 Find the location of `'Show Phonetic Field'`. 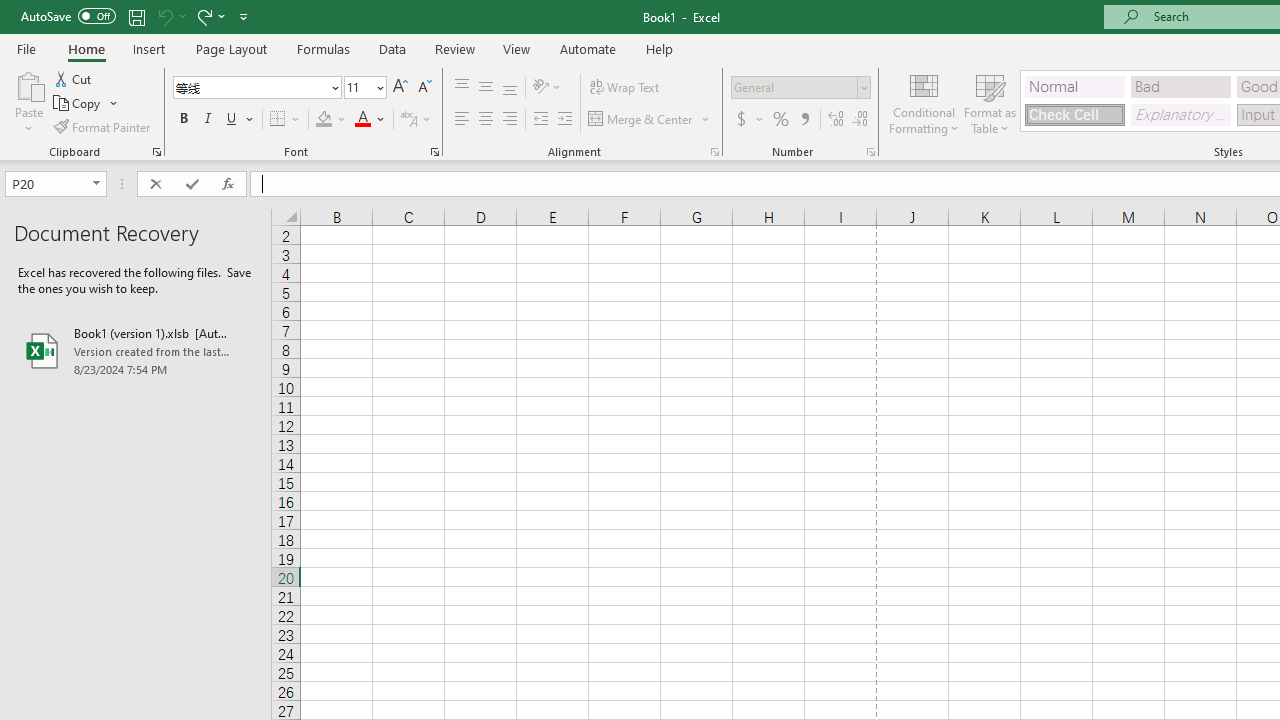

'Show Phonetic Field' is located at coordinates (407, 119).